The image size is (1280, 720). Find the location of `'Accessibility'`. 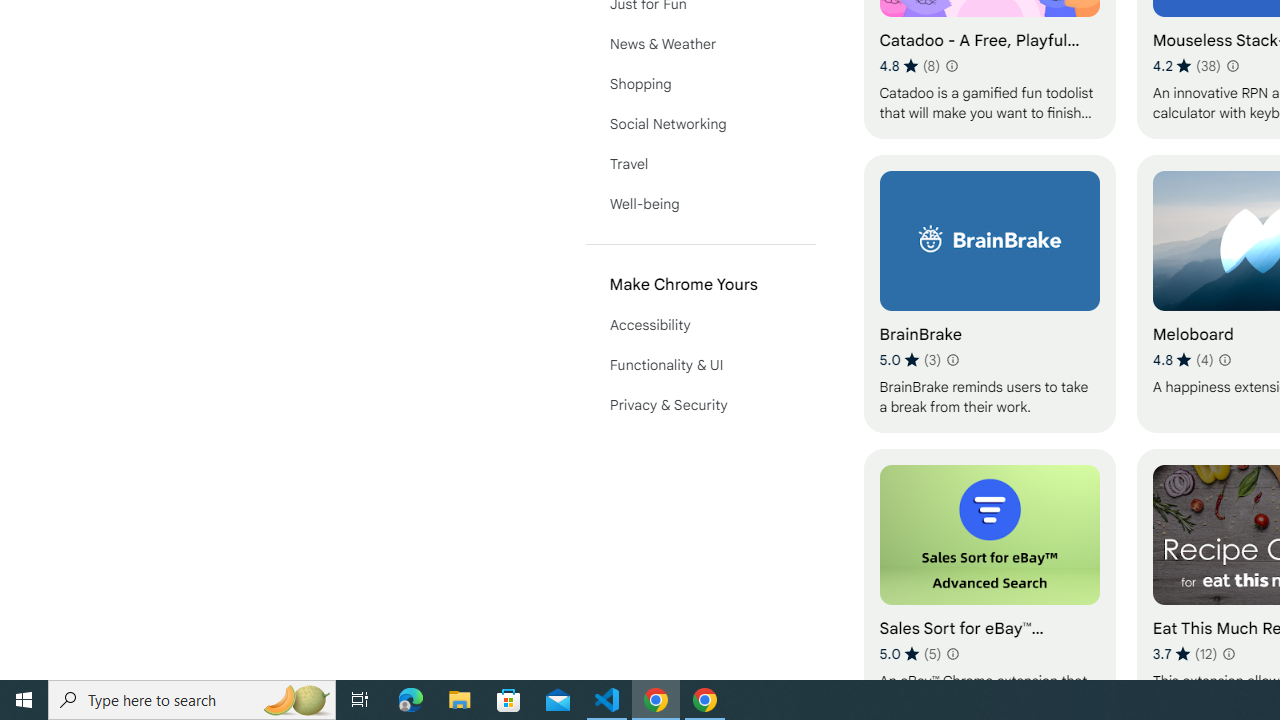

'Accessibility' is located at coordinates (700, 324).